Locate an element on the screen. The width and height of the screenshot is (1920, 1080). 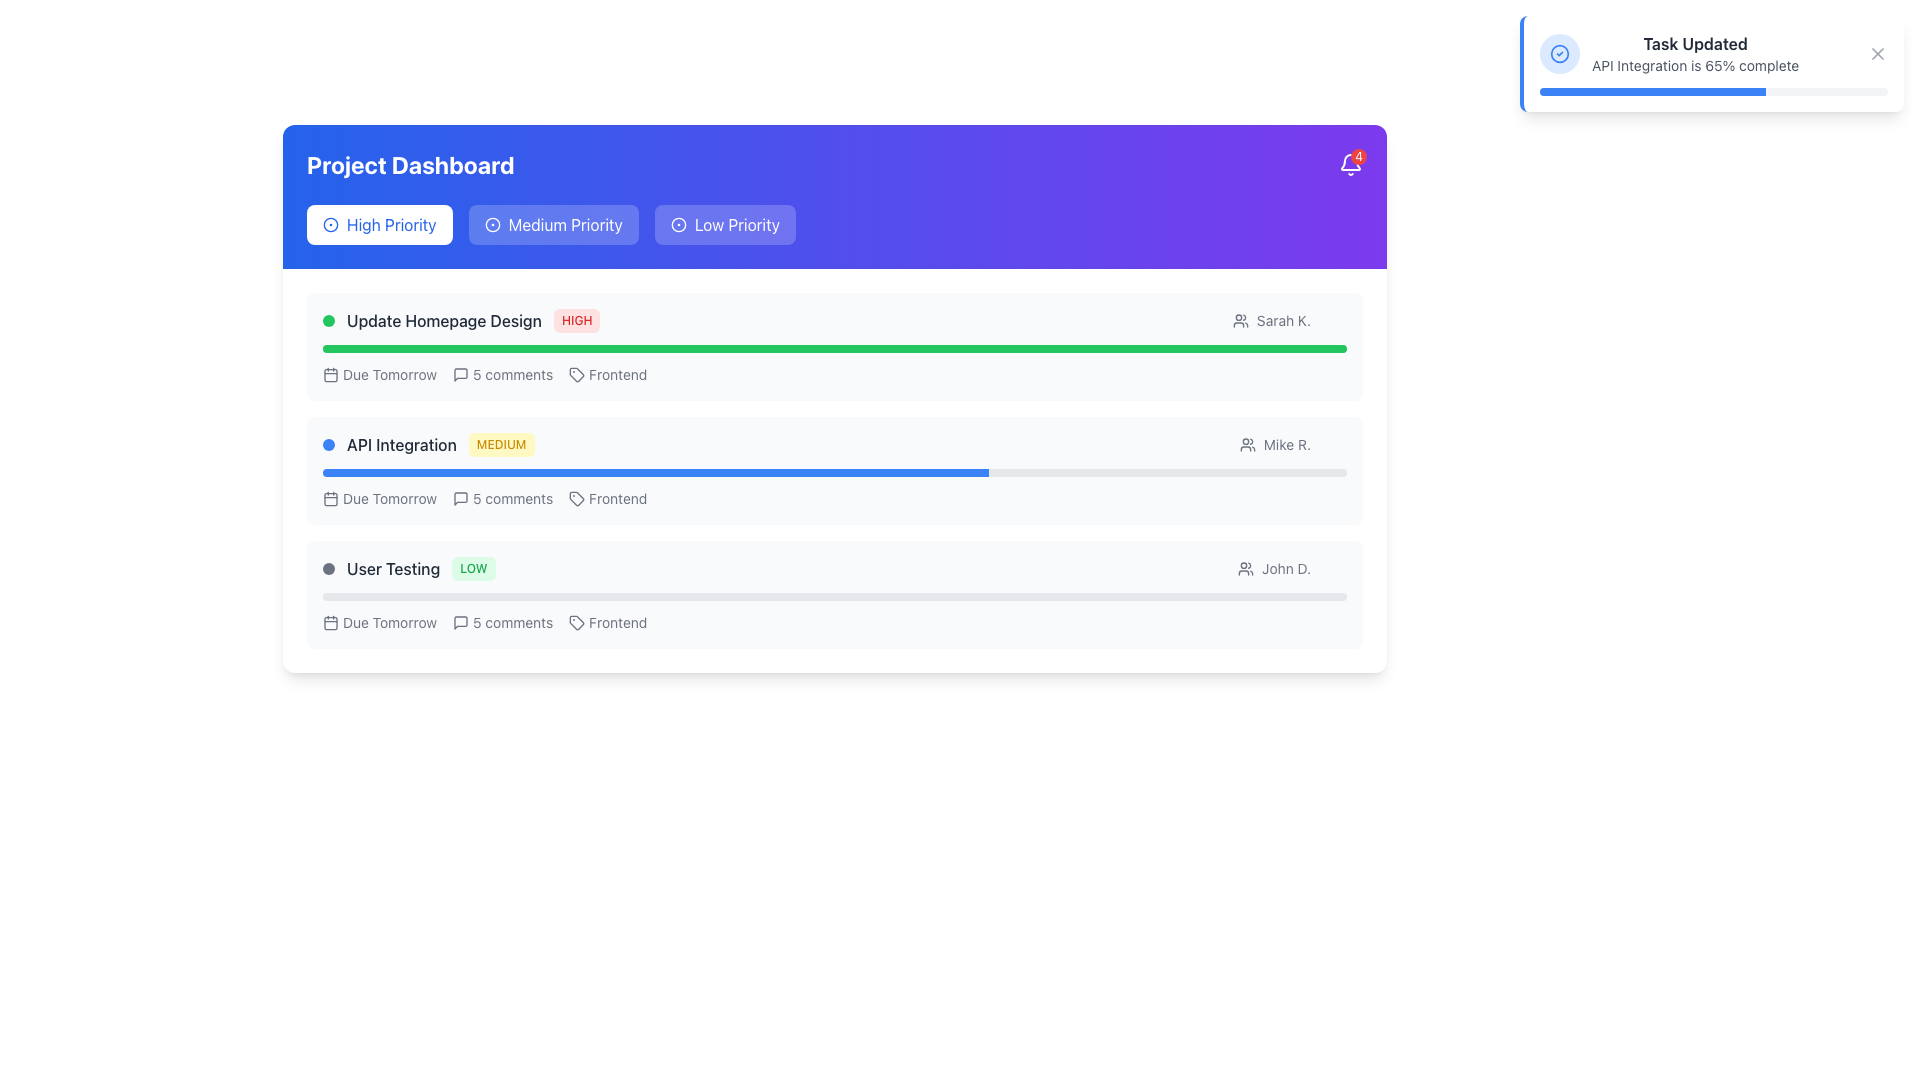
the progress visually on the horizontal progress bar with a light gray background and rounded edges, located in the 'User Testing' section, below the task details labeled with 'LOW' priority is located at coordinates (835, 596).